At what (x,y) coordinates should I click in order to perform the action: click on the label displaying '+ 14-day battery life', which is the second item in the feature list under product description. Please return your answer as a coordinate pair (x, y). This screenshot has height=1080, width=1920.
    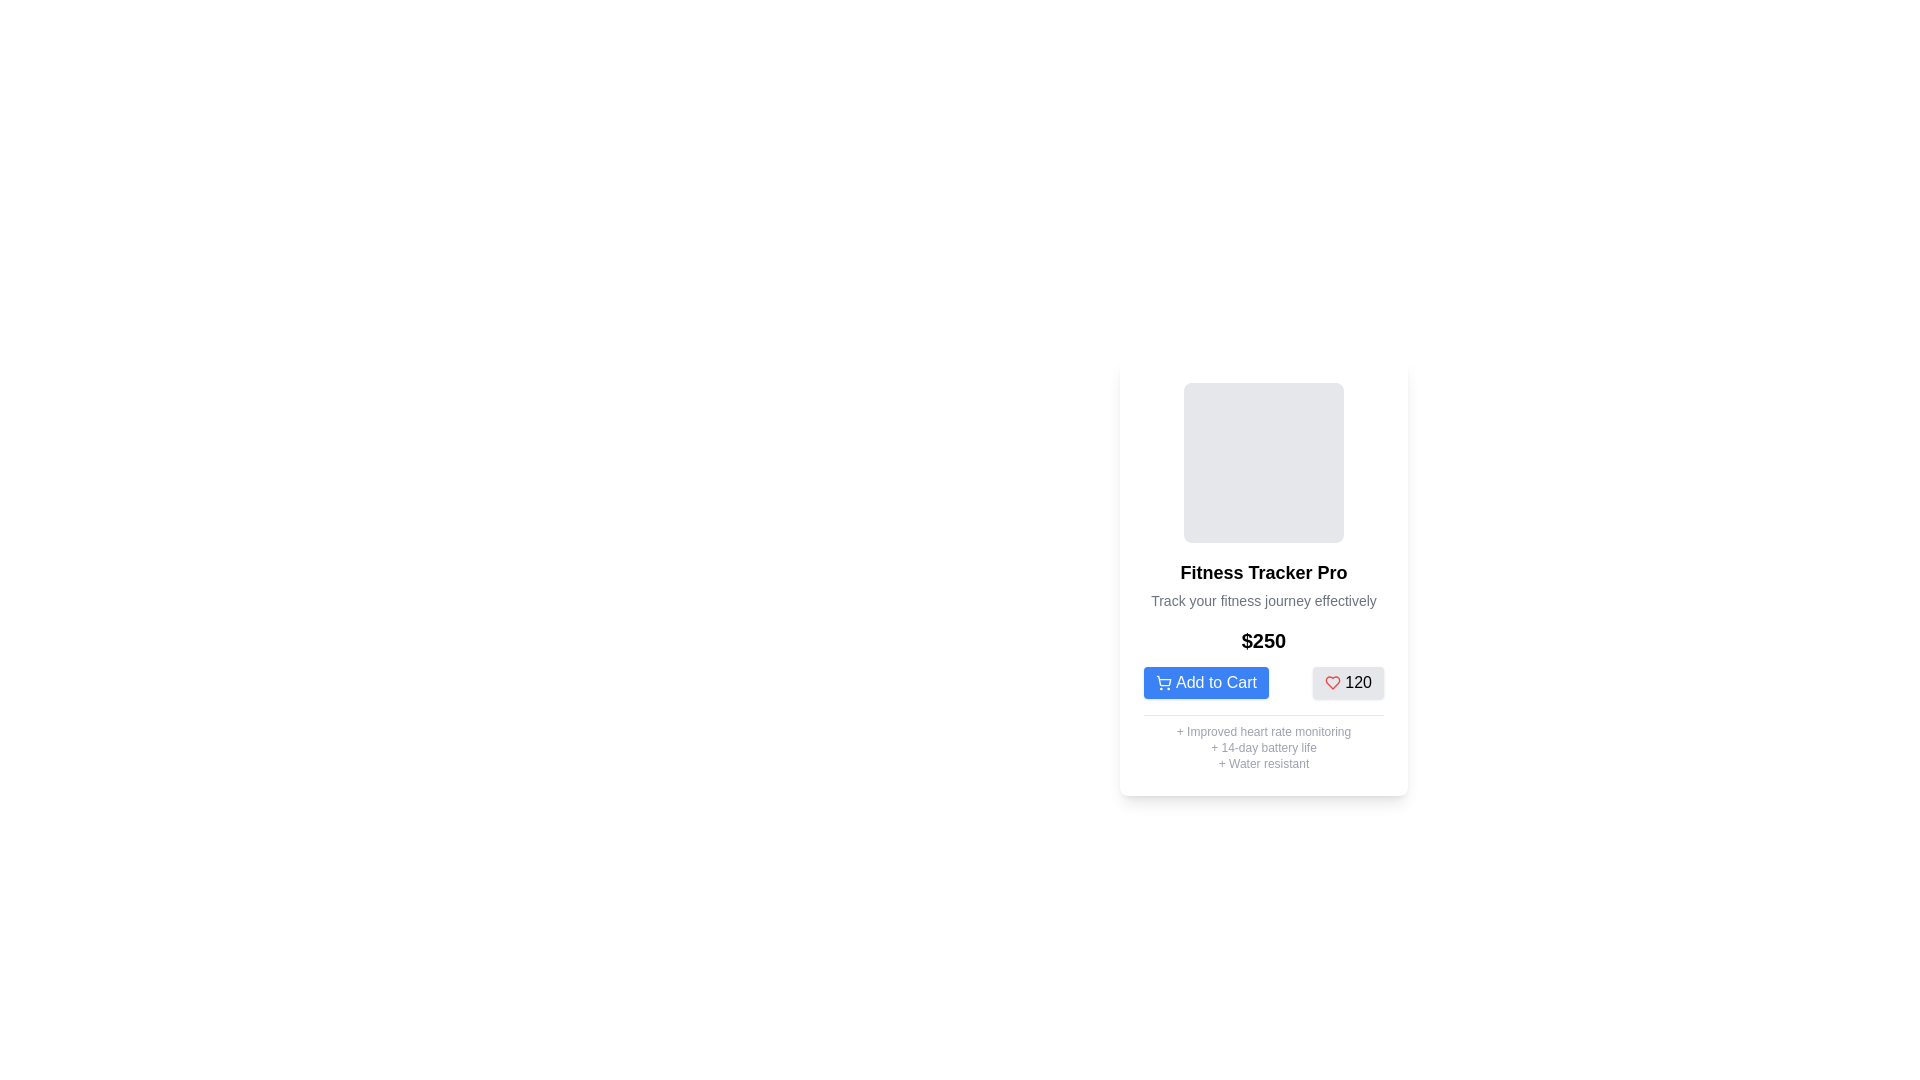
    Looking at the image, I should click on (1262, 748).